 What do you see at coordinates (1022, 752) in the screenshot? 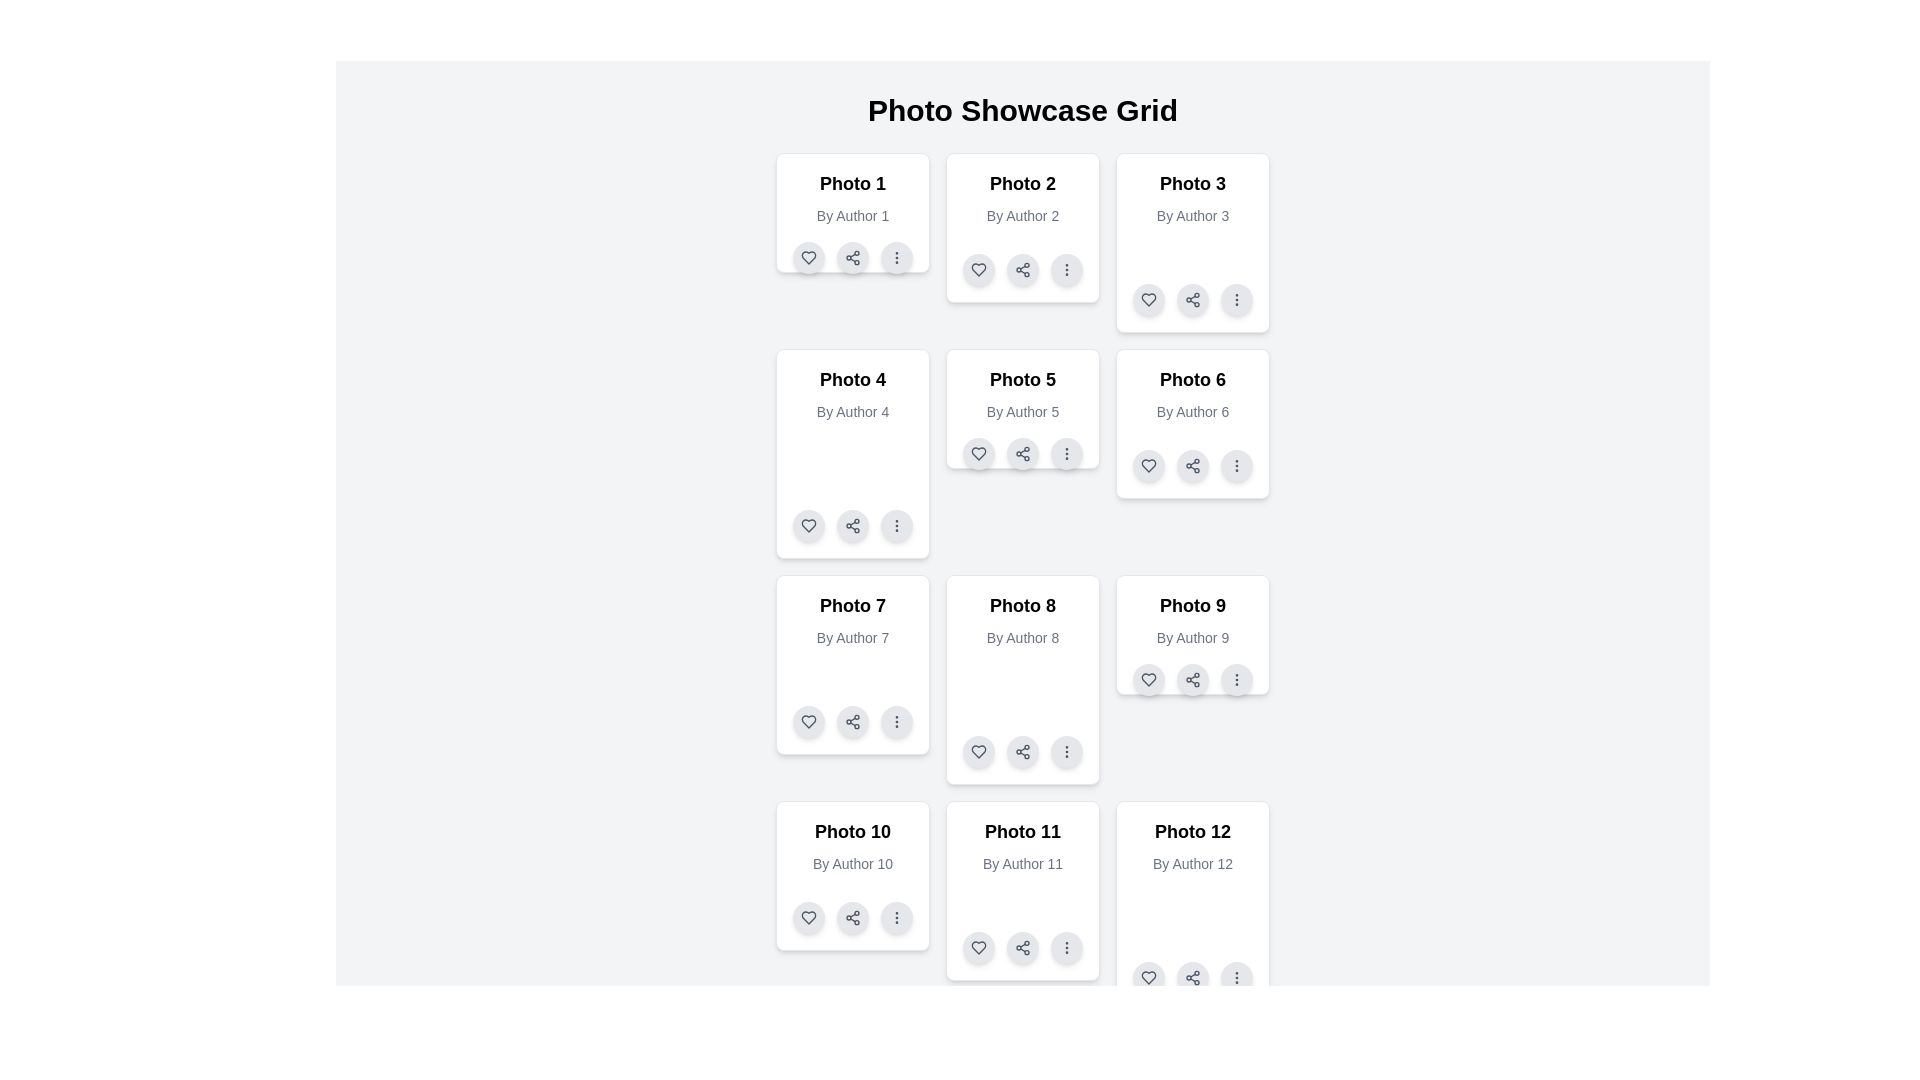
I see `the share icon button, which is represented by three interconnected circles forming a triangular shape, located at the bottom center of the card labeled 'Photo 8' by 'Author 8'` at bounding box center [1022, 752].